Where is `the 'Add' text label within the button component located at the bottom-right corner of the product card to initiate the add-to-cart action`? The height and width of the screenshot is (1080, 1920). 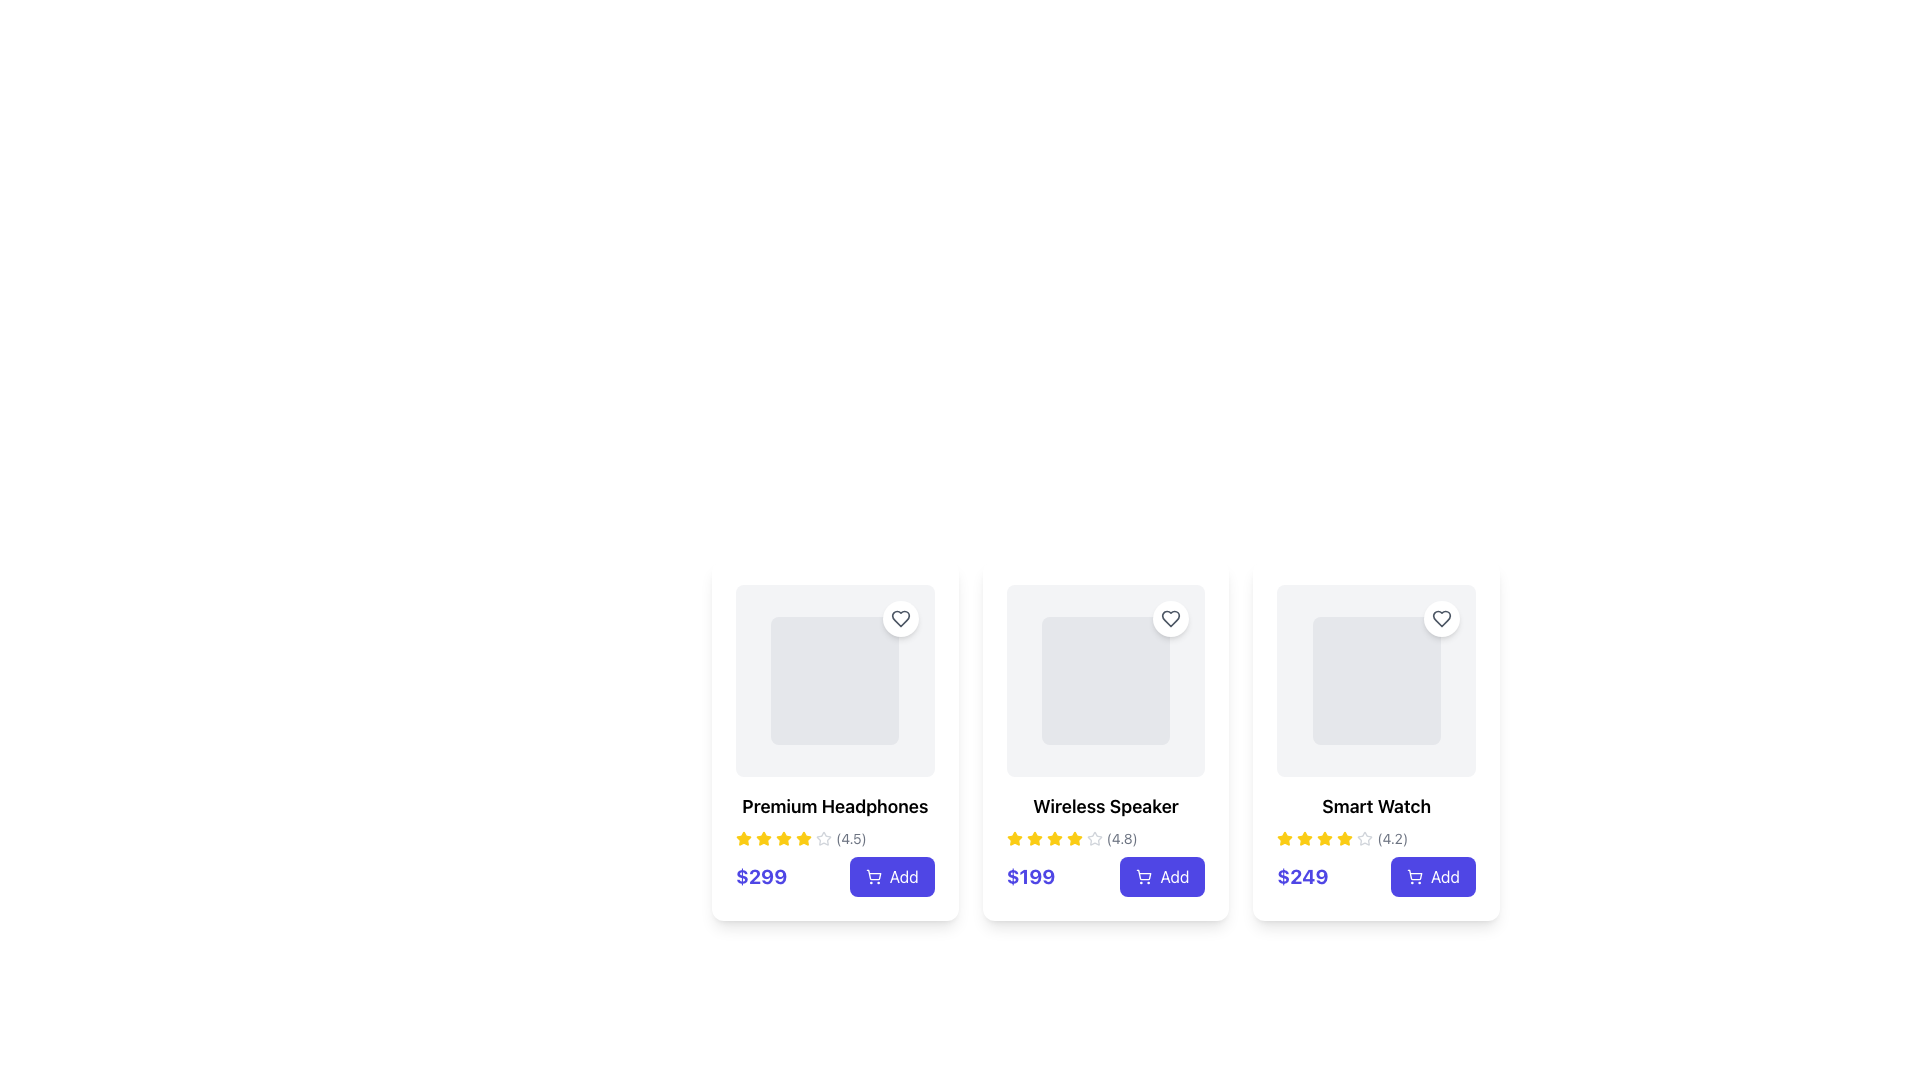 the 'Add' text label within the button component located at the bottom-right corner of the product card to initiate the add-to-cart action is located at coordinates (902, 875).